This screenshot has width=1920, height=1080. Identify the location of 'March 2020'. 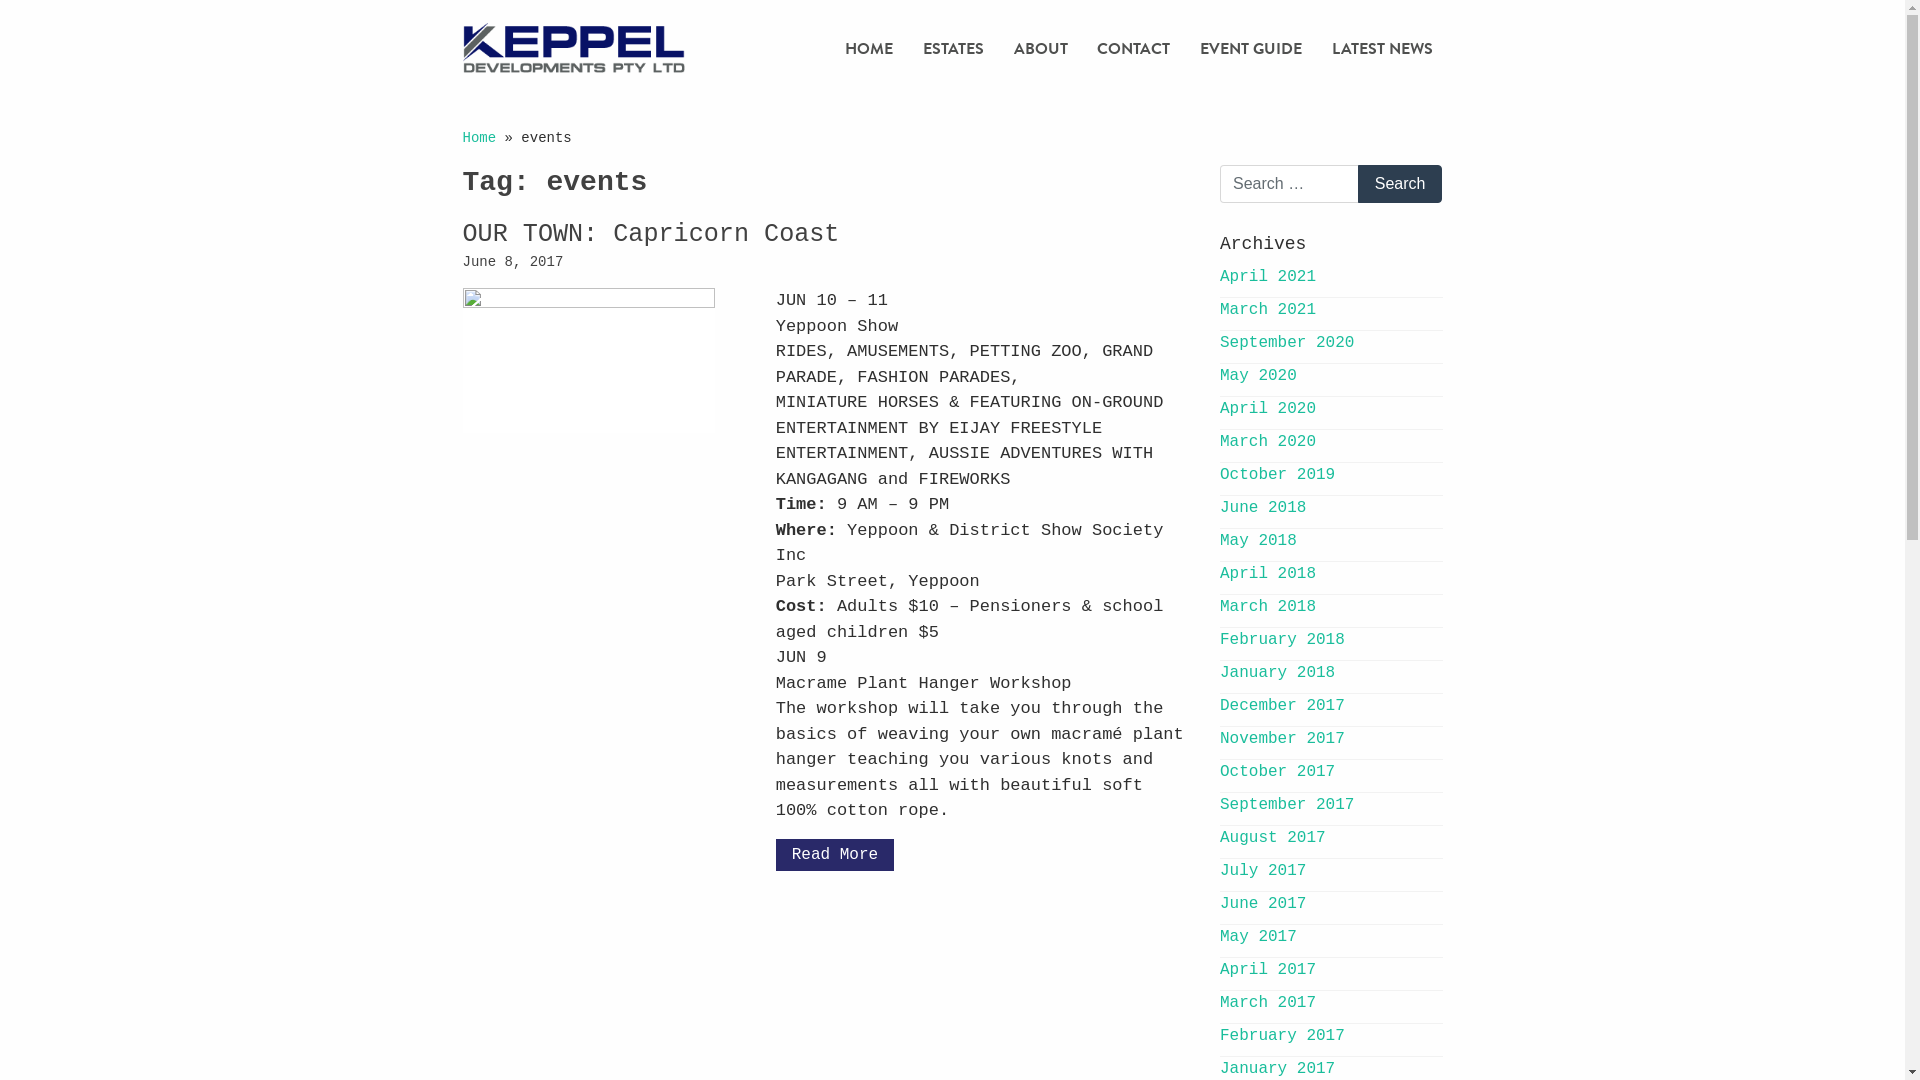
(1266, 441).